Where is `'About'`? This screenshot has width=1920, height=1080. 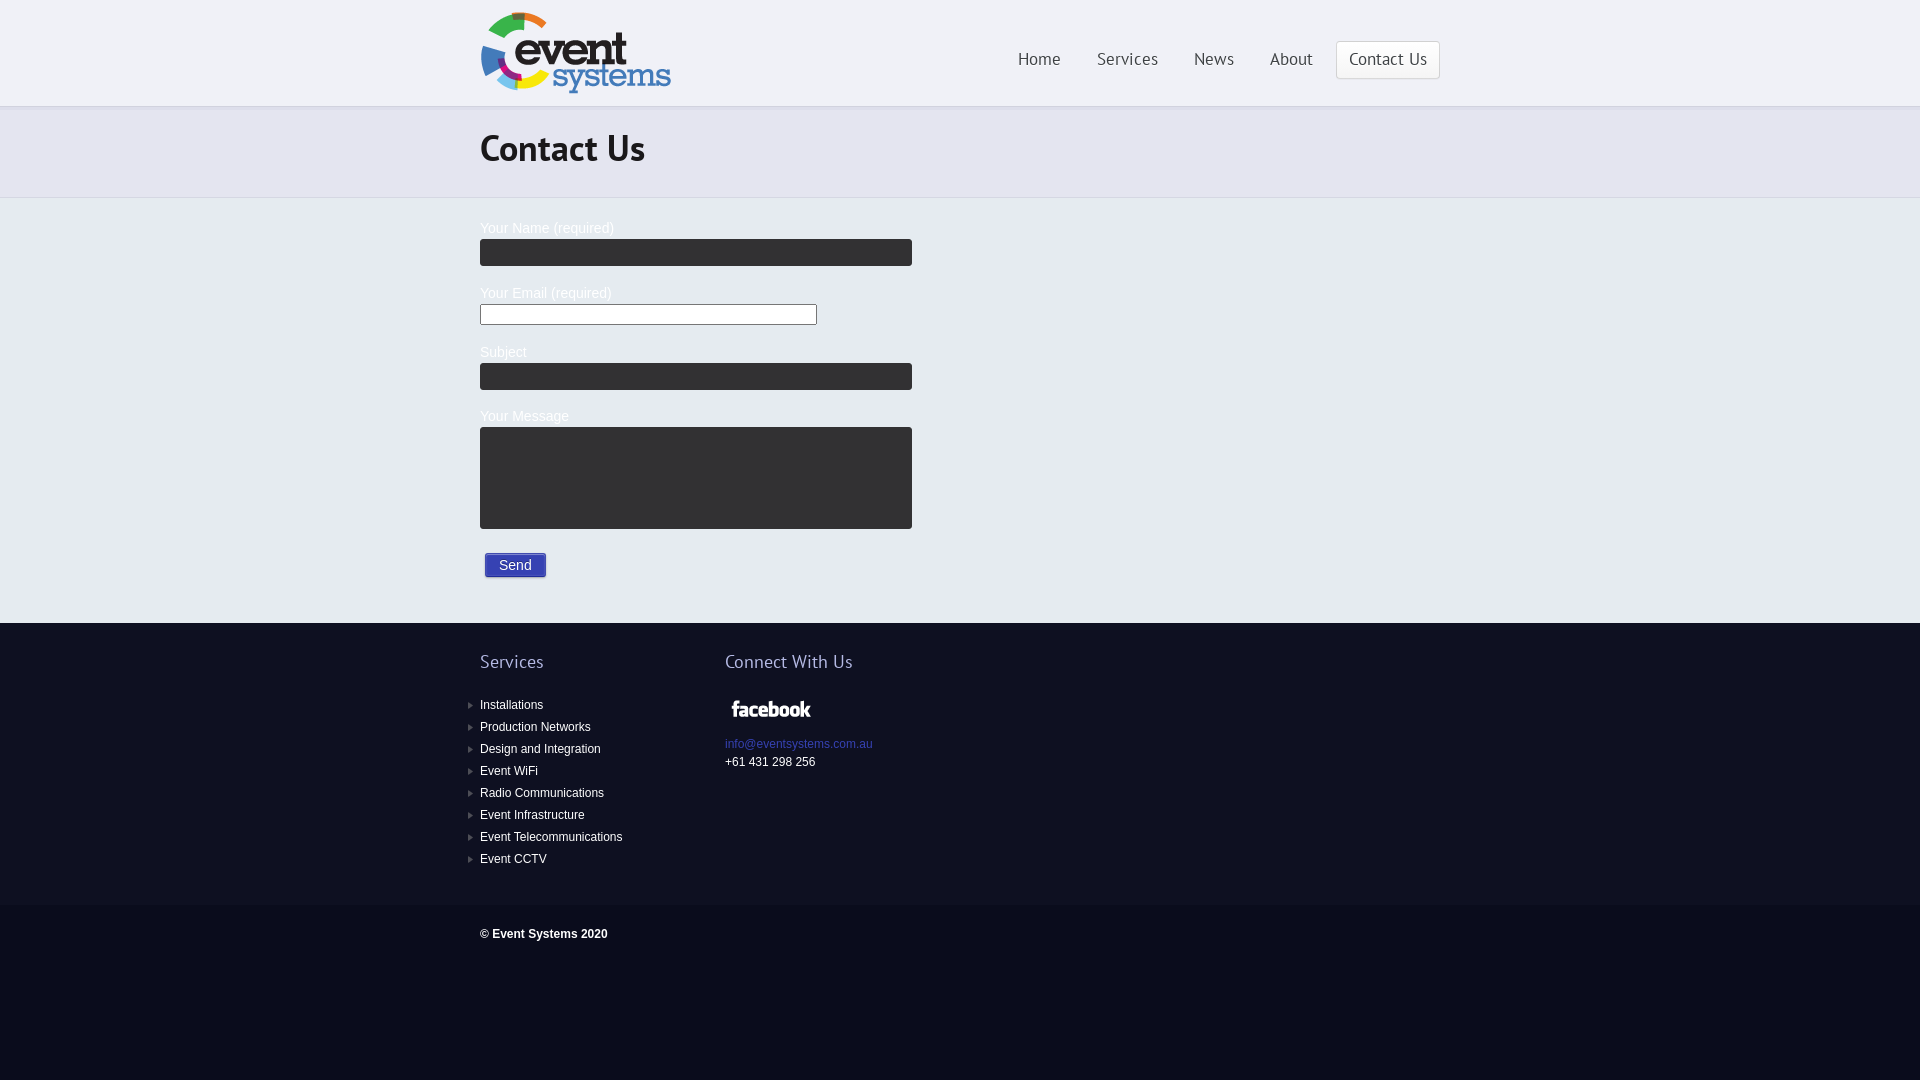
'About' is located at coordinates (1291, 59).